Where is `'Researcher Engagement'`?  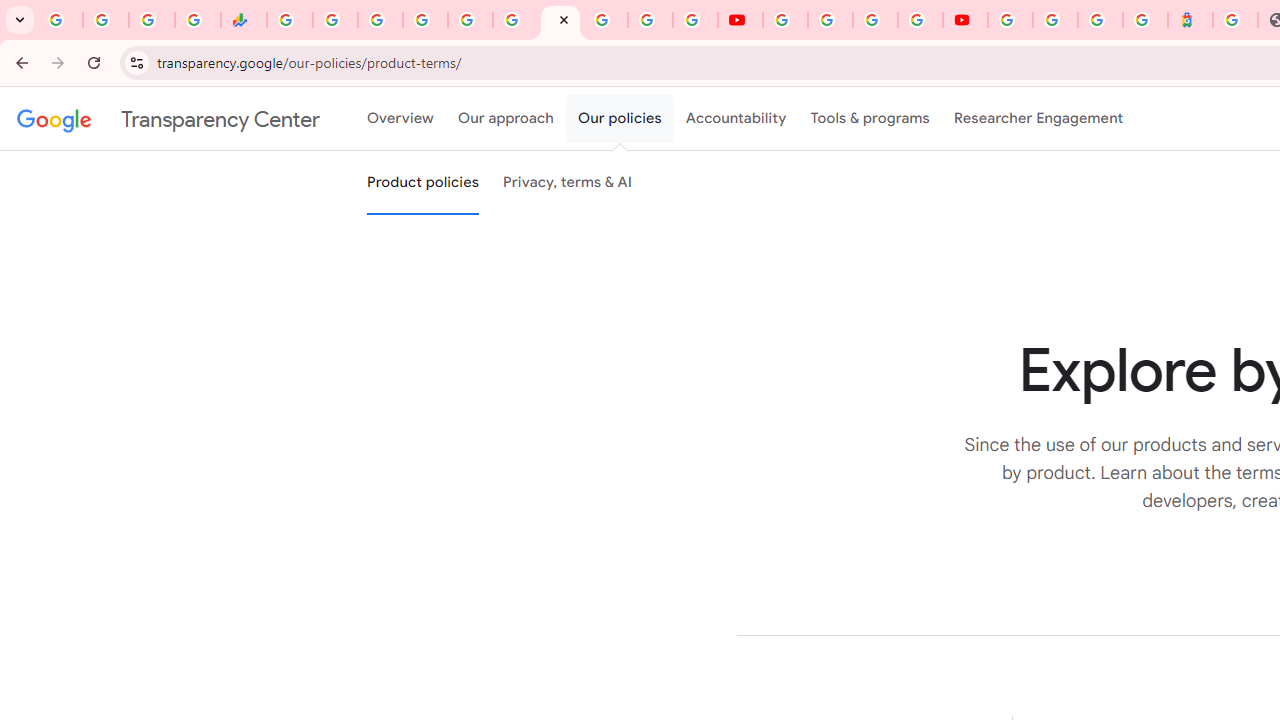 'Researcher Engagement' is located at coordinates (1038, 119).